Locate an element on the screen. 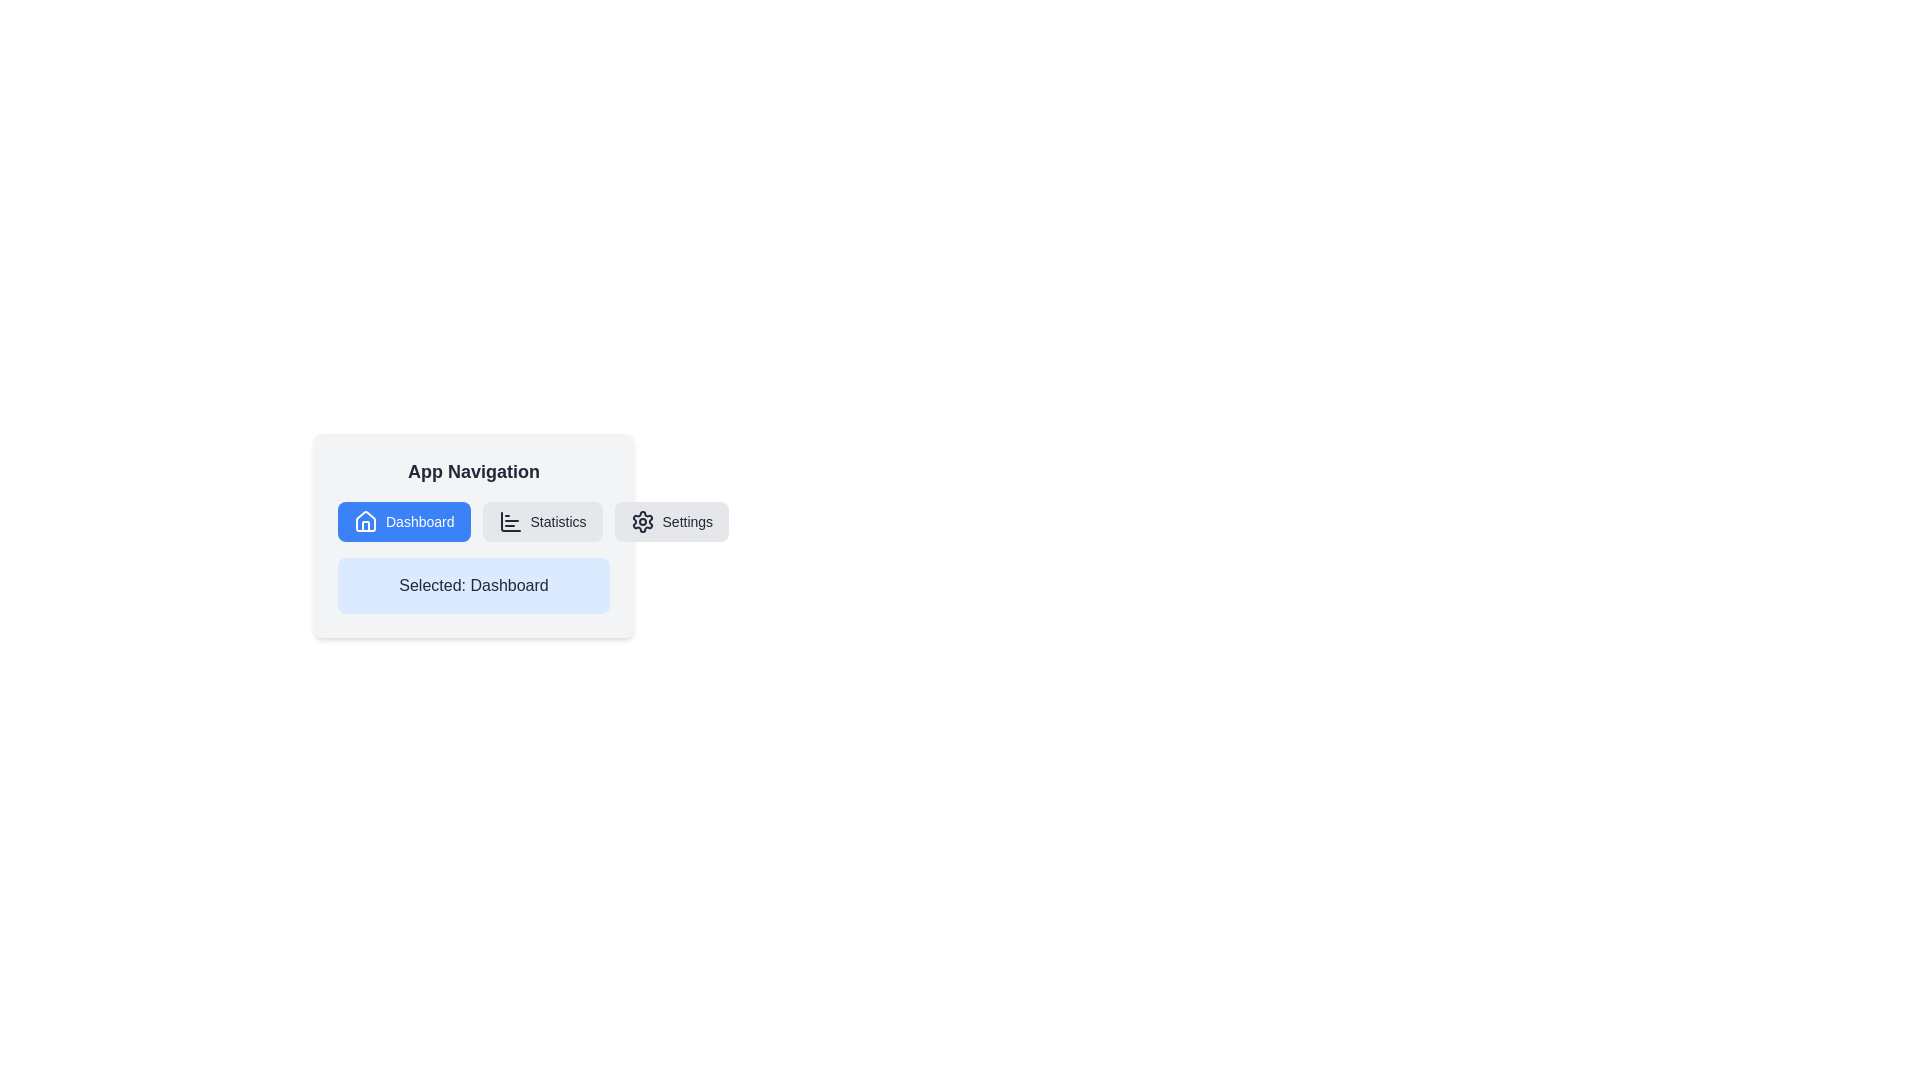 Image resolution: width=1920 pixels, height=1080 pixels. the house icon with a blue background, white interior, and black outline, which is part of the navigation button labeled 'Dashboard' is located at coordinates (365, 520).